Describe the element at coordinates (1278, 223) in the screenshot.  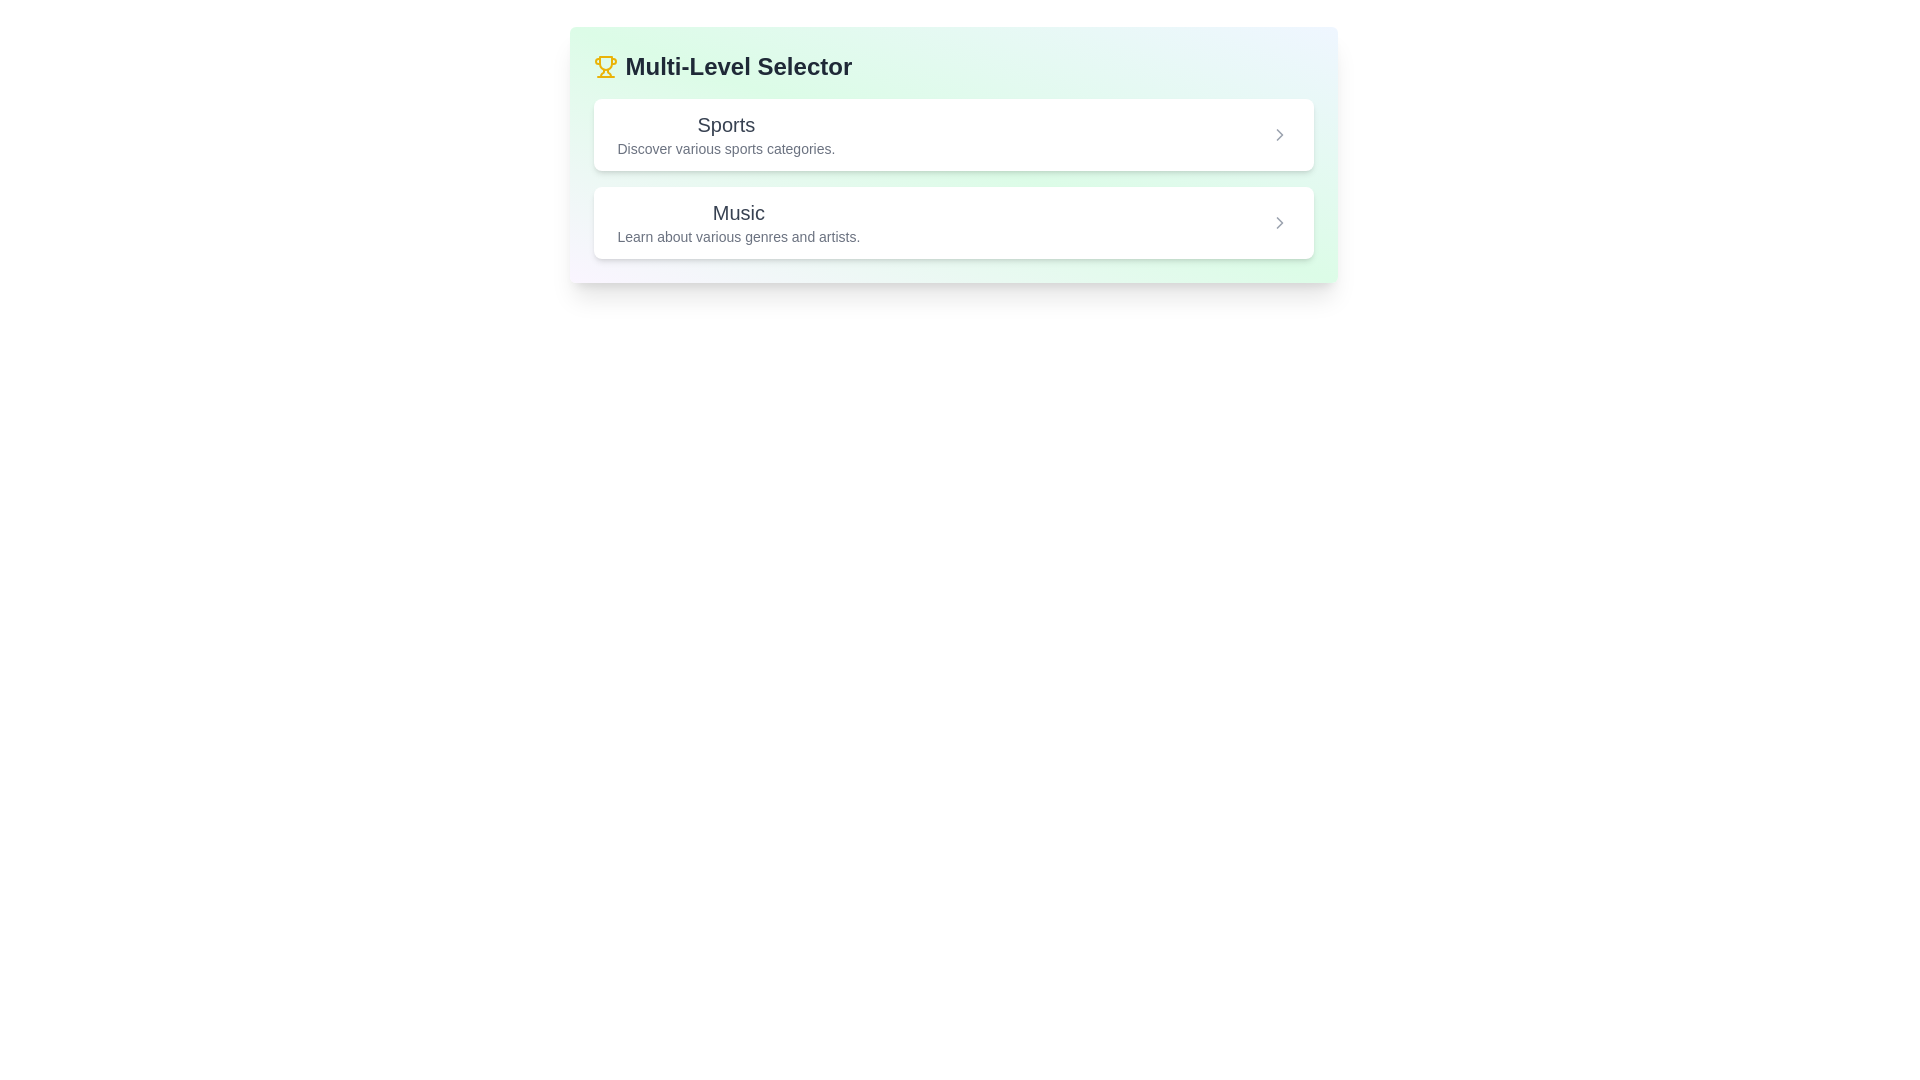
I see `the chevron-right icon located at the far-right edge of the 'Music' list item, which is the second item under the 'Multi-Level Selector' title` at that location.